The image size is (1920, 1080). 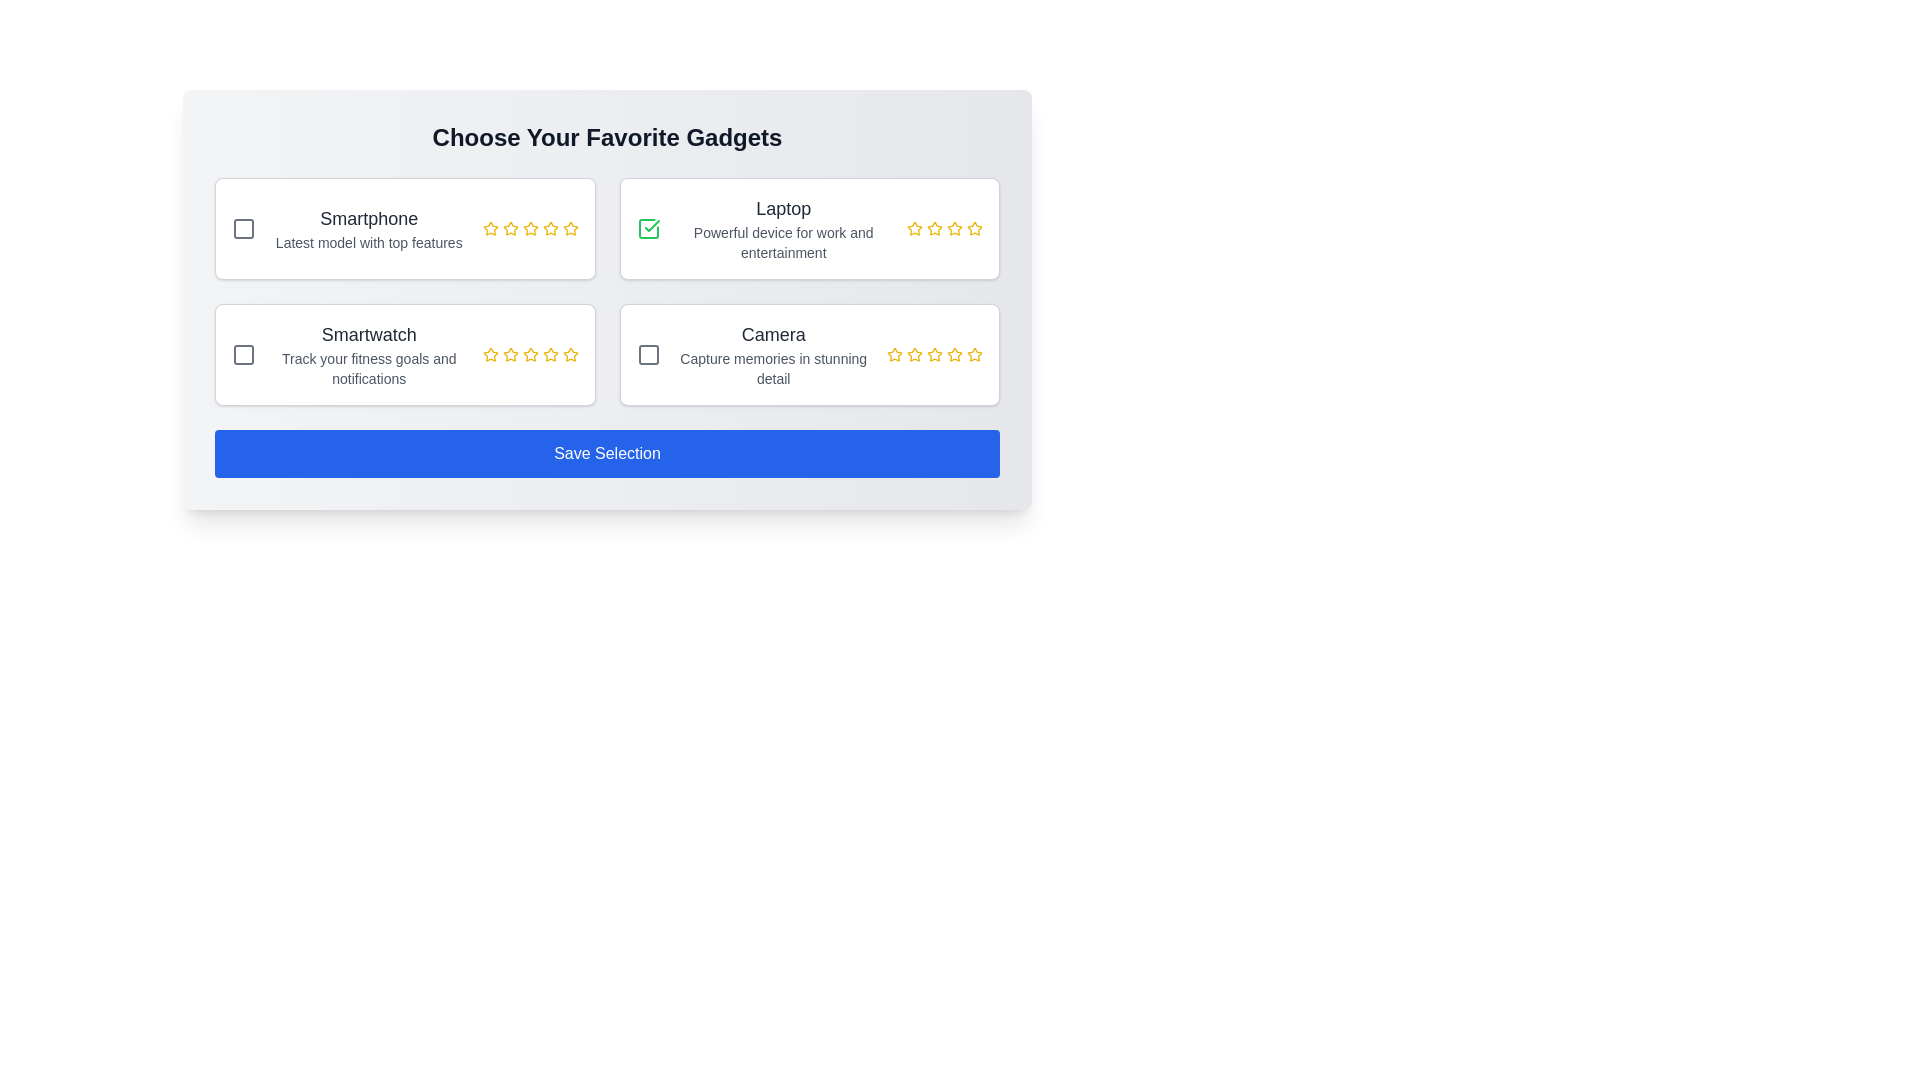 What do you see at coordinates (934, 353) in the screenshot?
I see `the fourth star-shaped icon with a golden yellow outline in the rating system located in the bottom-right grid cell` at bounding box center [934, 353].